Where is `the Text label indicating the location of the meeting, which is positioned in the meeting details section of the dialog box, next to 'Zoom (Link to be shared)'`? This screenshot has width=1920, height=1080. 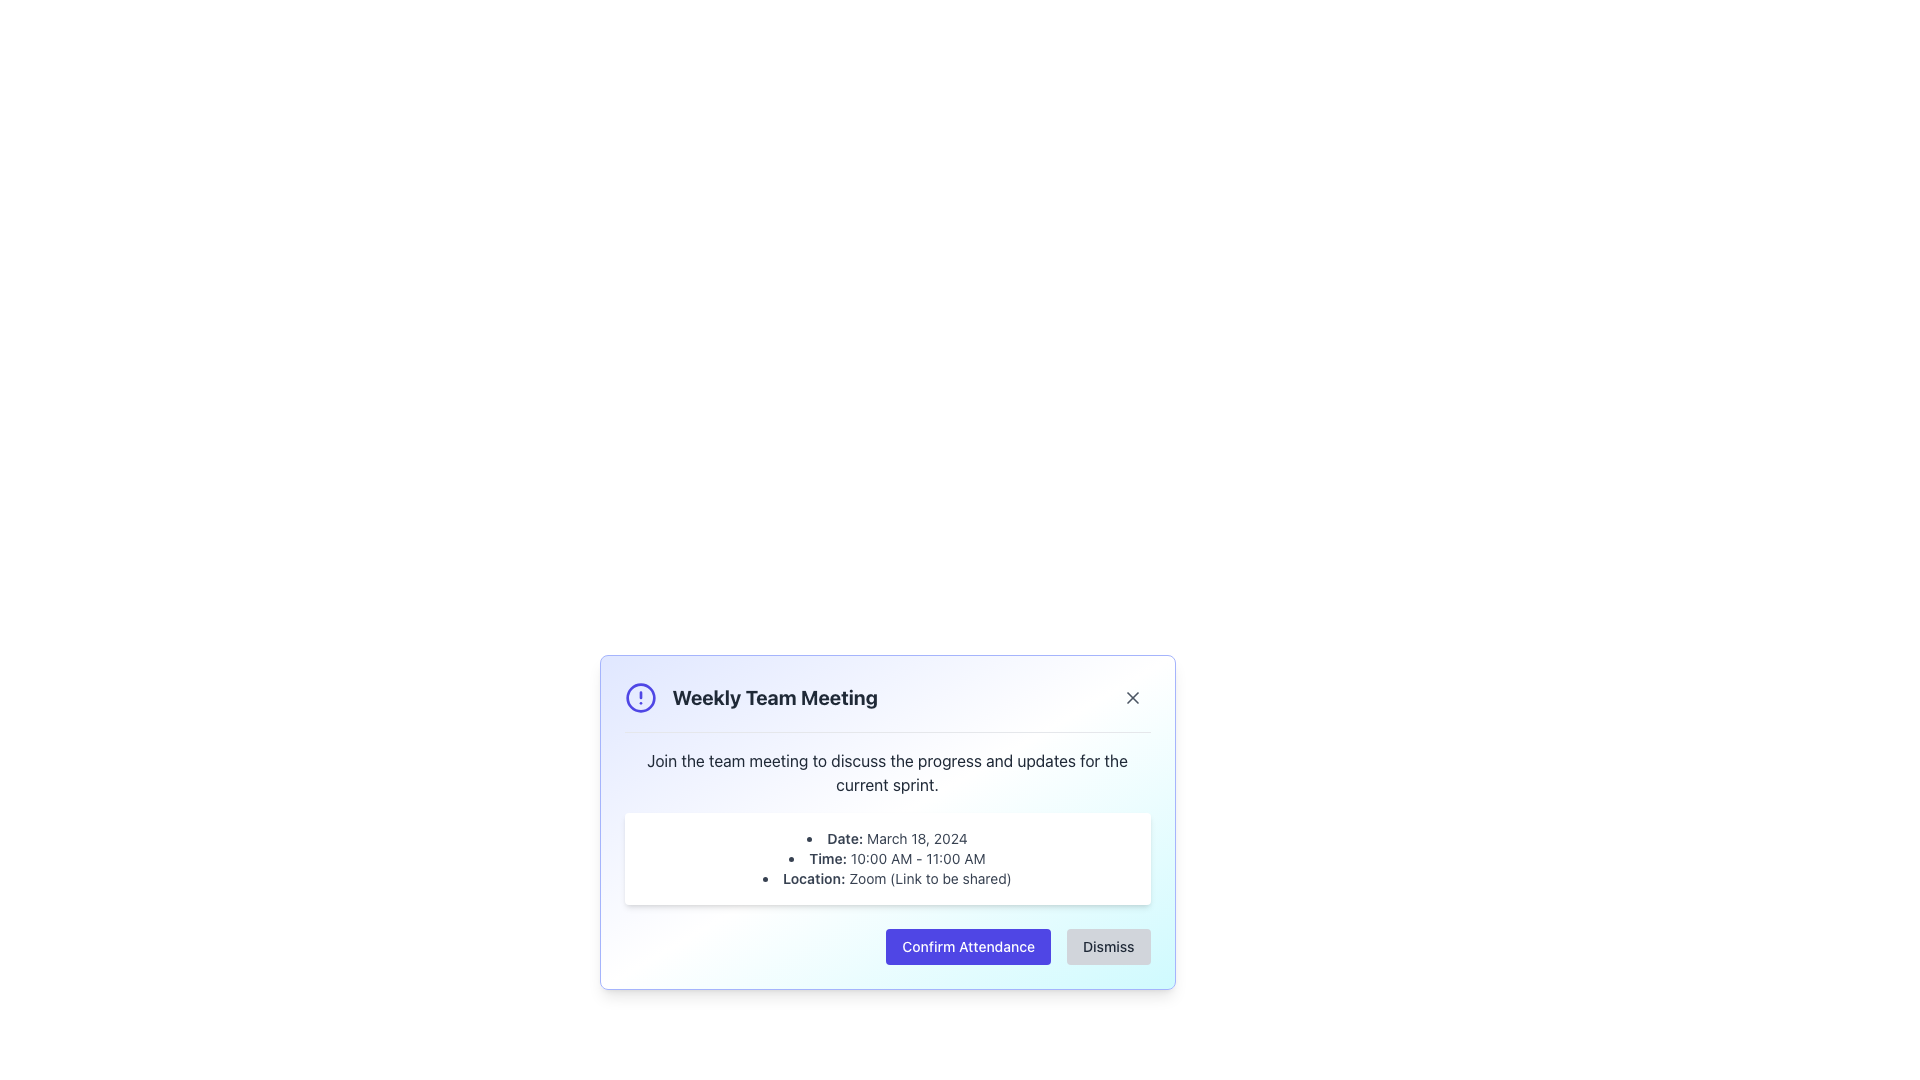 the Text label indicating the location of the meeting, which is positioned in the meeting details section of the dialog box, next to 'Zoom (Link to be shared)' is located at coordinates (814, 877).